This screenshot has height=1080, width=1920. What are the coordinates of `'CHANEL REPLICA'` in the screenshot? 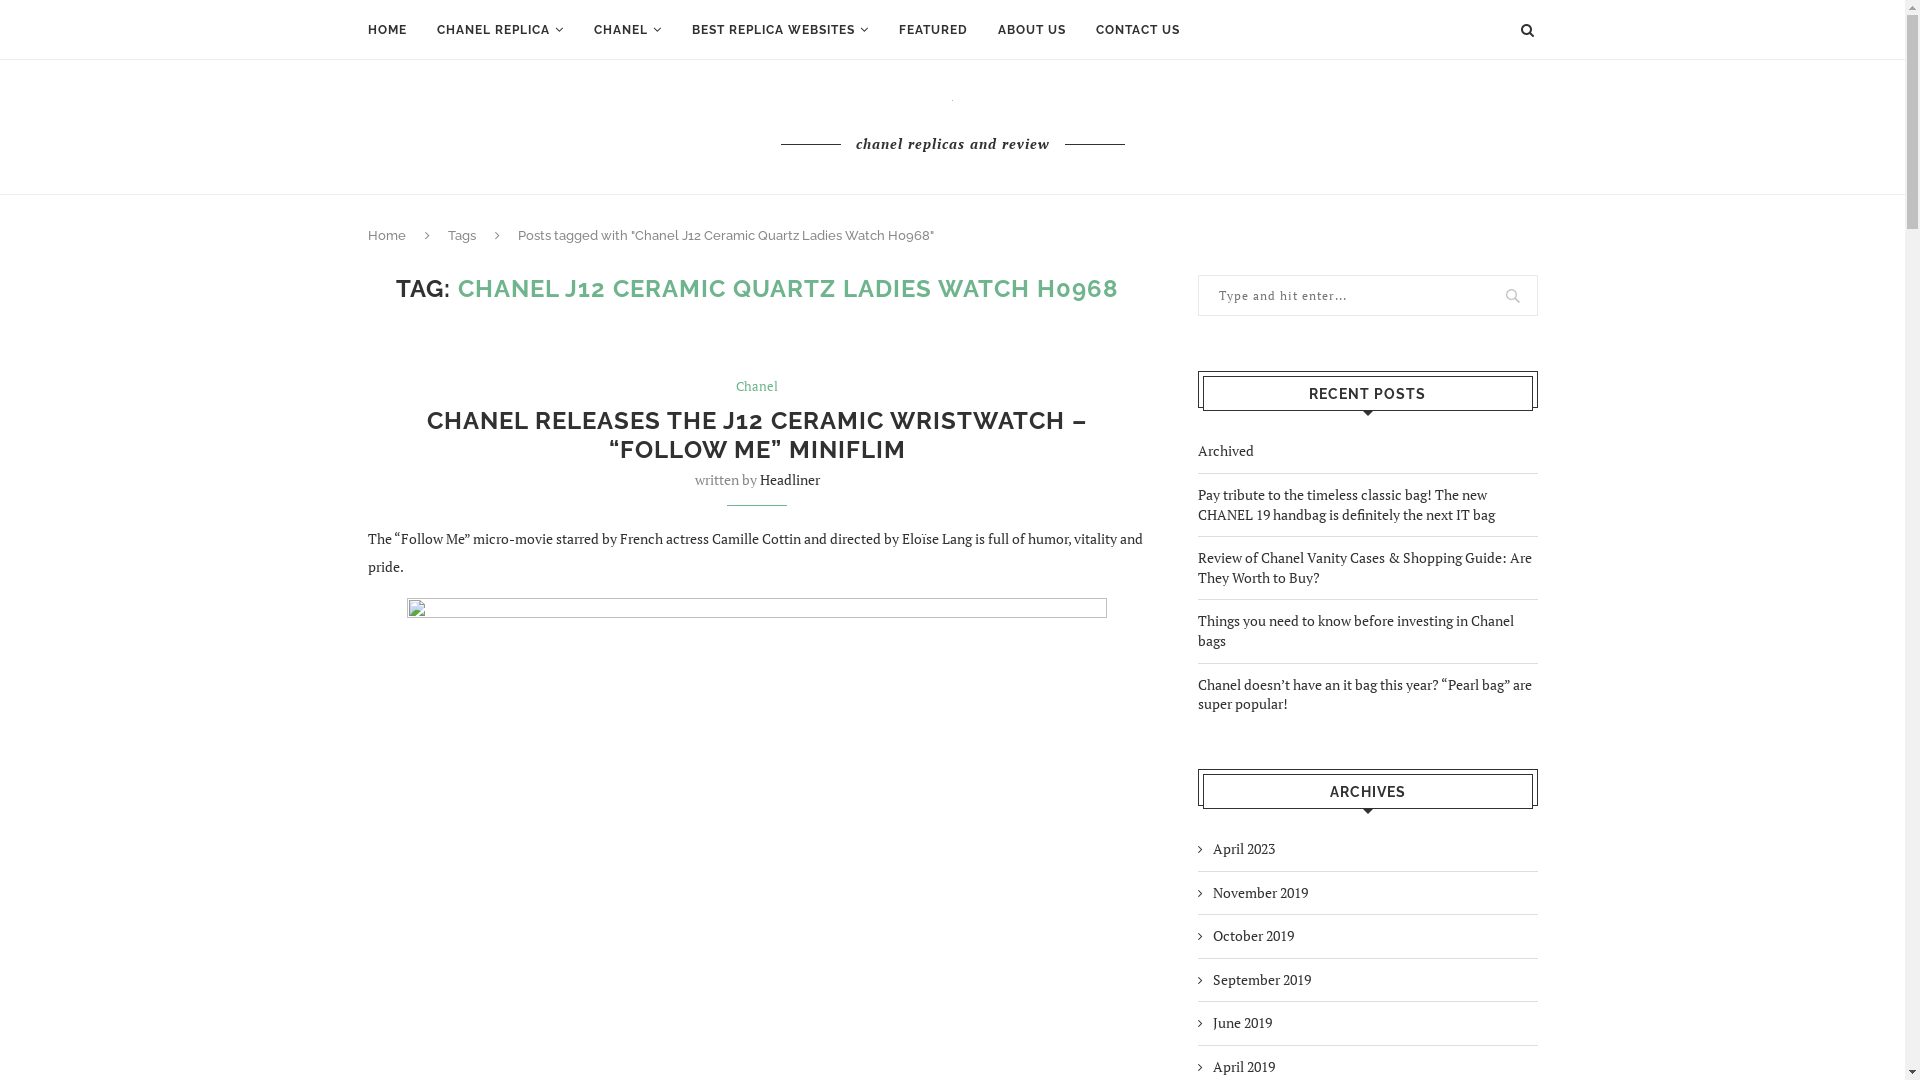 It's located at (435, 30).